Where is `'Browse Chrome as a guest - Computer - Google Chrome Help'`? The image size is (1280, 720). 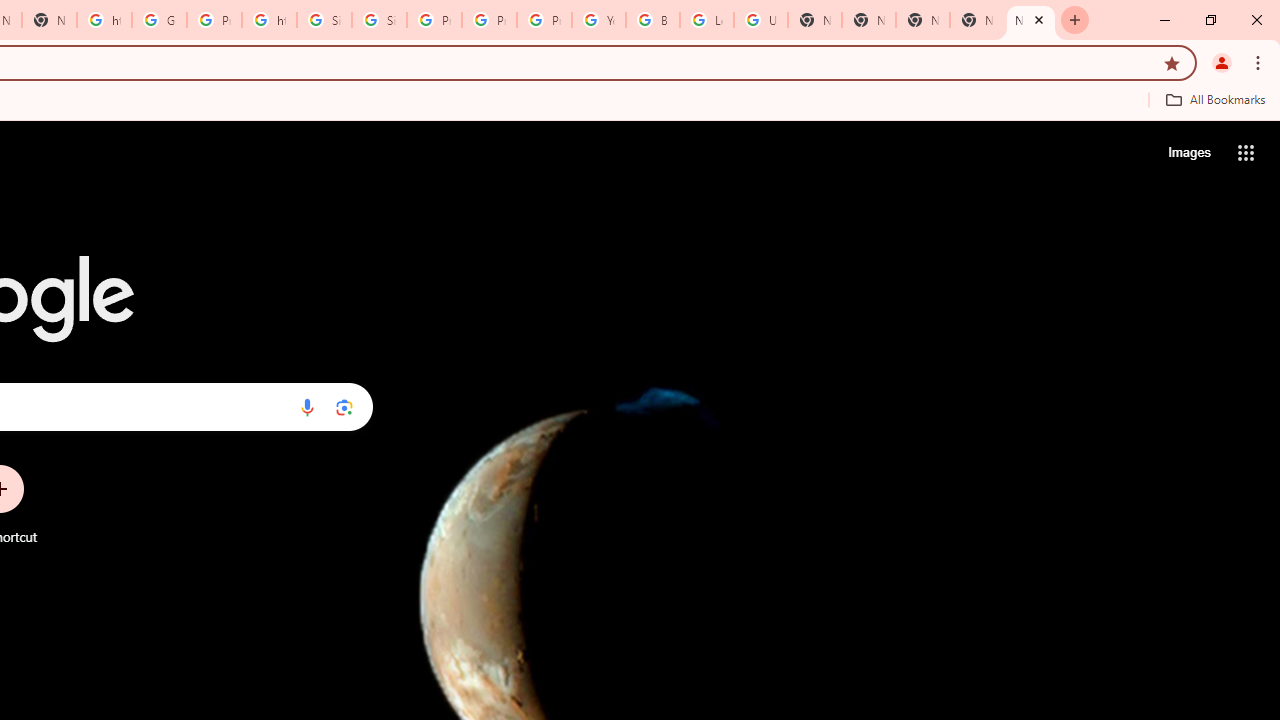
'Browse Chrome as a guest - Computer - Google Chrome Help' is located at coordinates (652, 20).